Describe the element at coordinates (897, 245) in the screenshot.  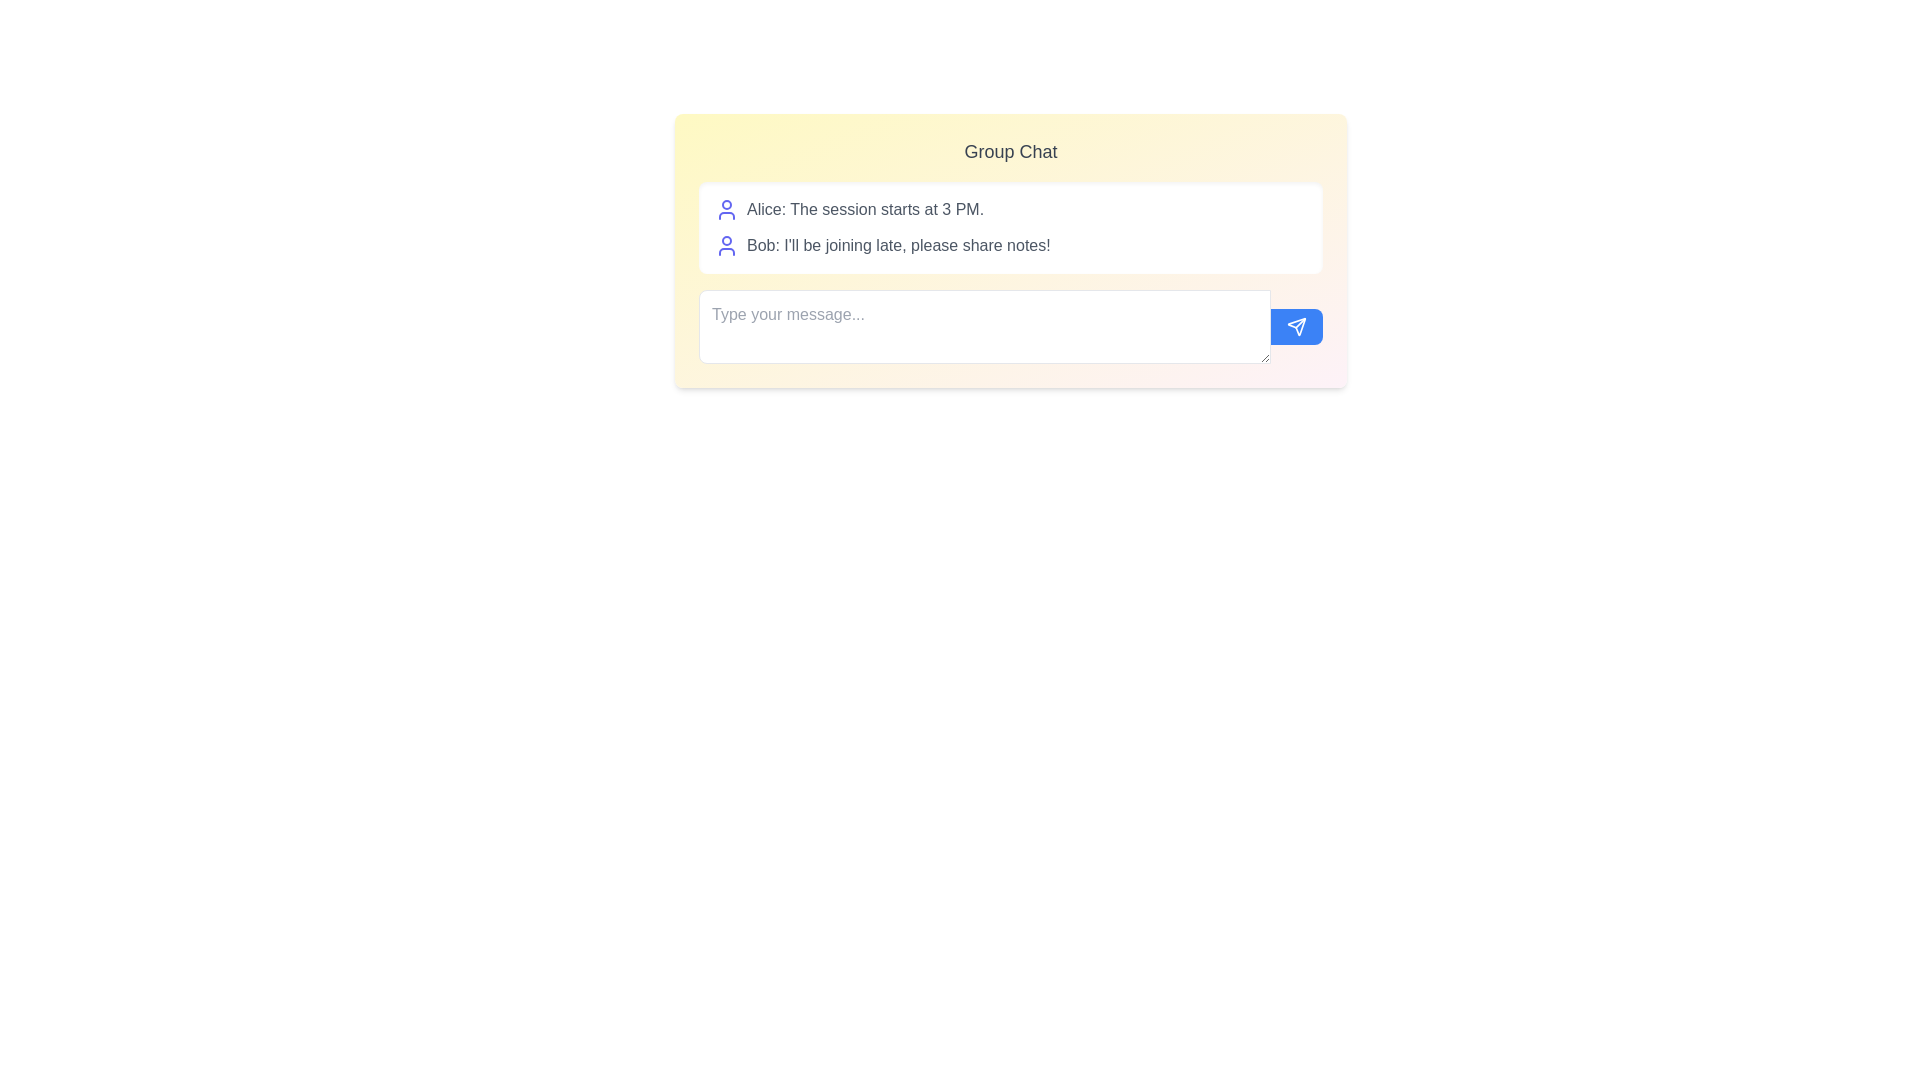
I see `text label that contains the message from Bob: "Bob: I'll be joining late, please share notes!"` at that location.